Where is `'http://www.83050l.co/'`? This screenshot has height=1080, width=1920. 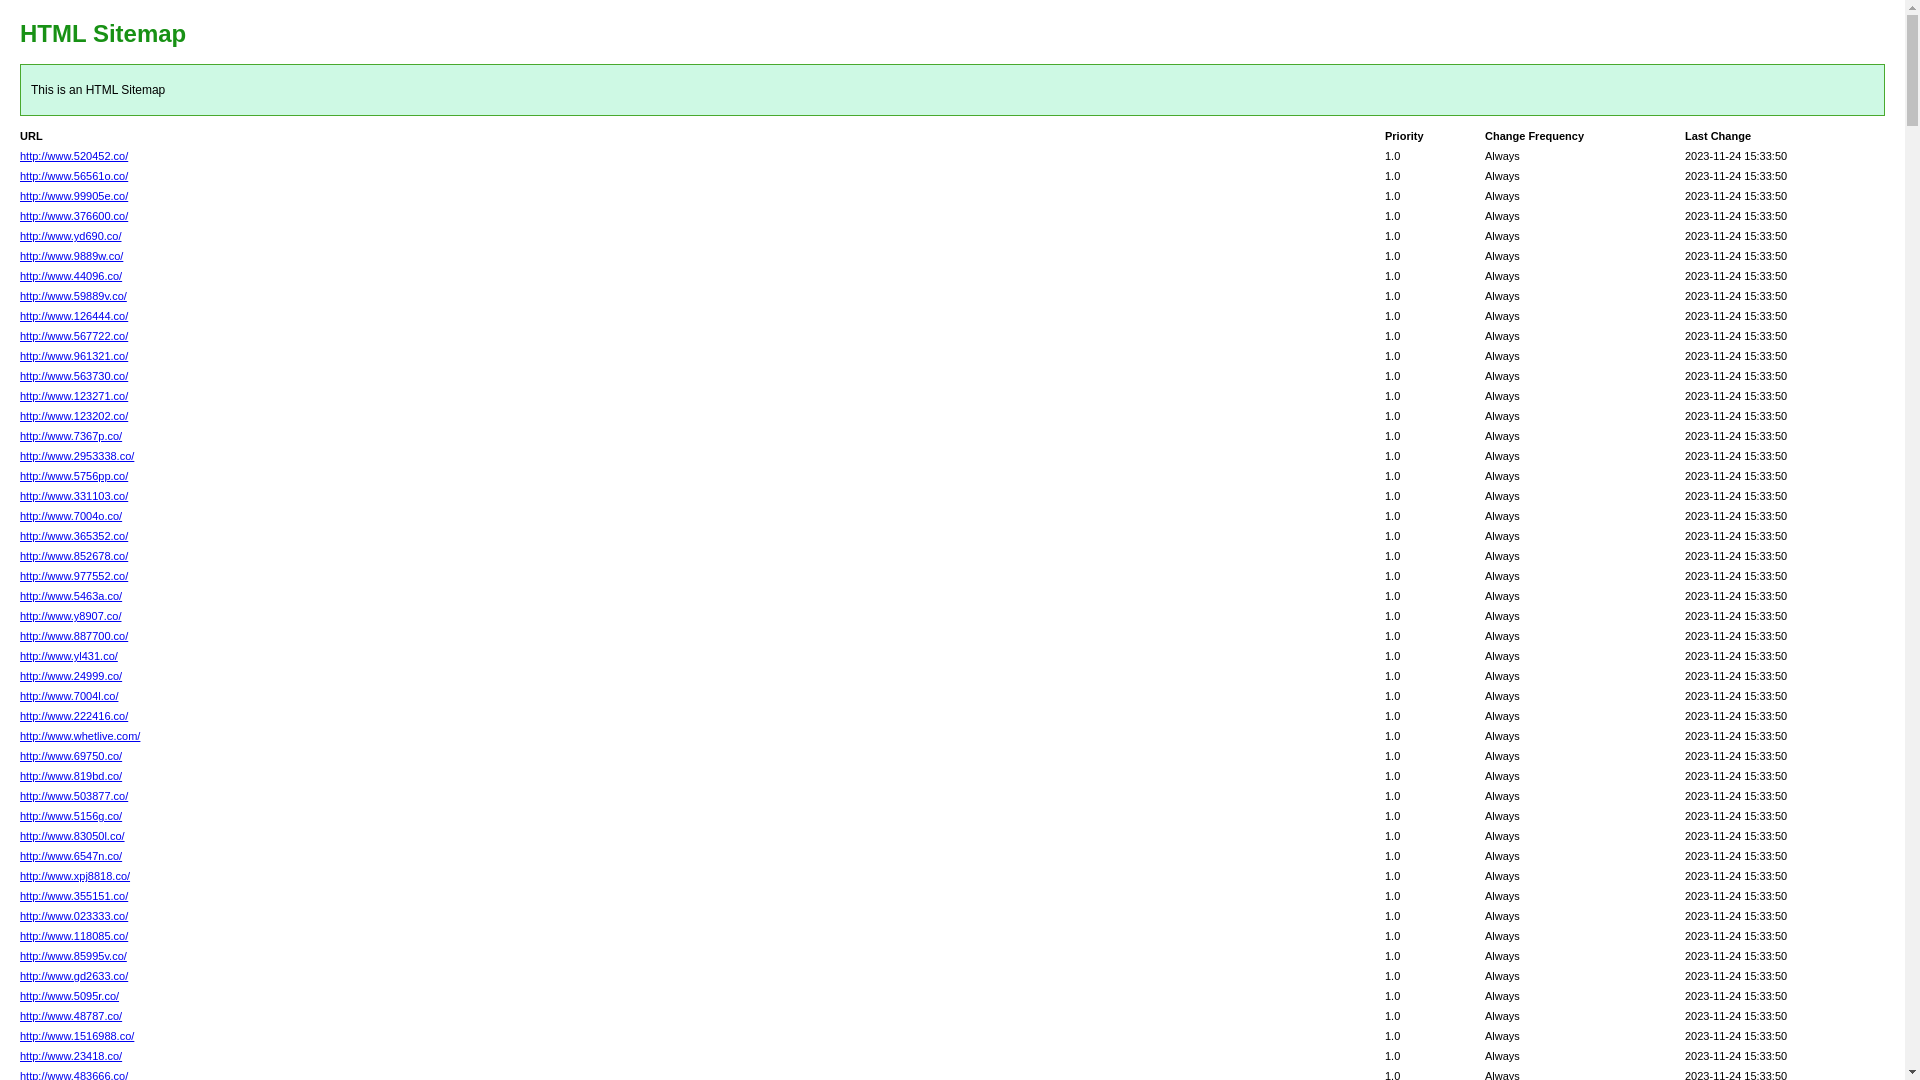
'http://www.83050l.co/' is located at coordinates (19, 836).